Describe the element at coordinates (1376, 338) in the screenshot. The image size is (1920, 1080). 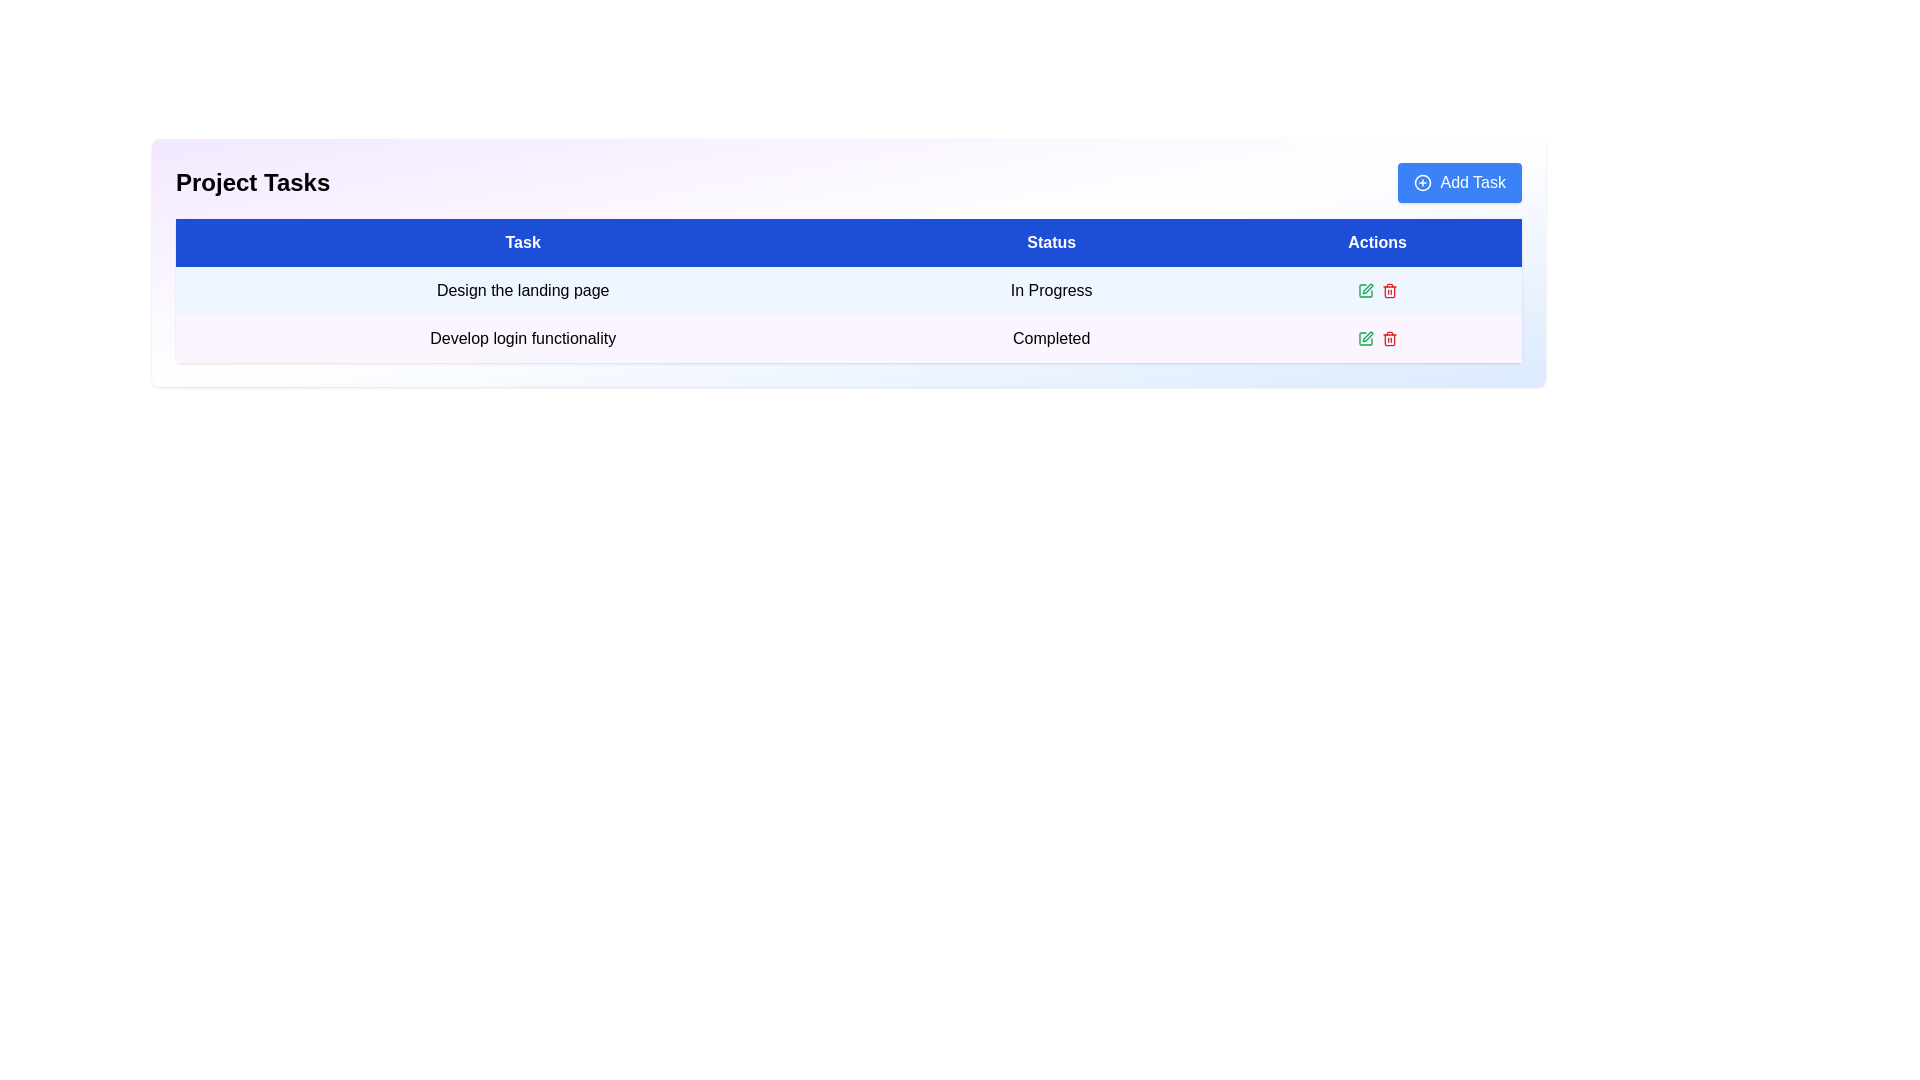
I see `the icons in the 'Actions' column of the second row in the task table corresponding to the 'Completed' task` at that location.